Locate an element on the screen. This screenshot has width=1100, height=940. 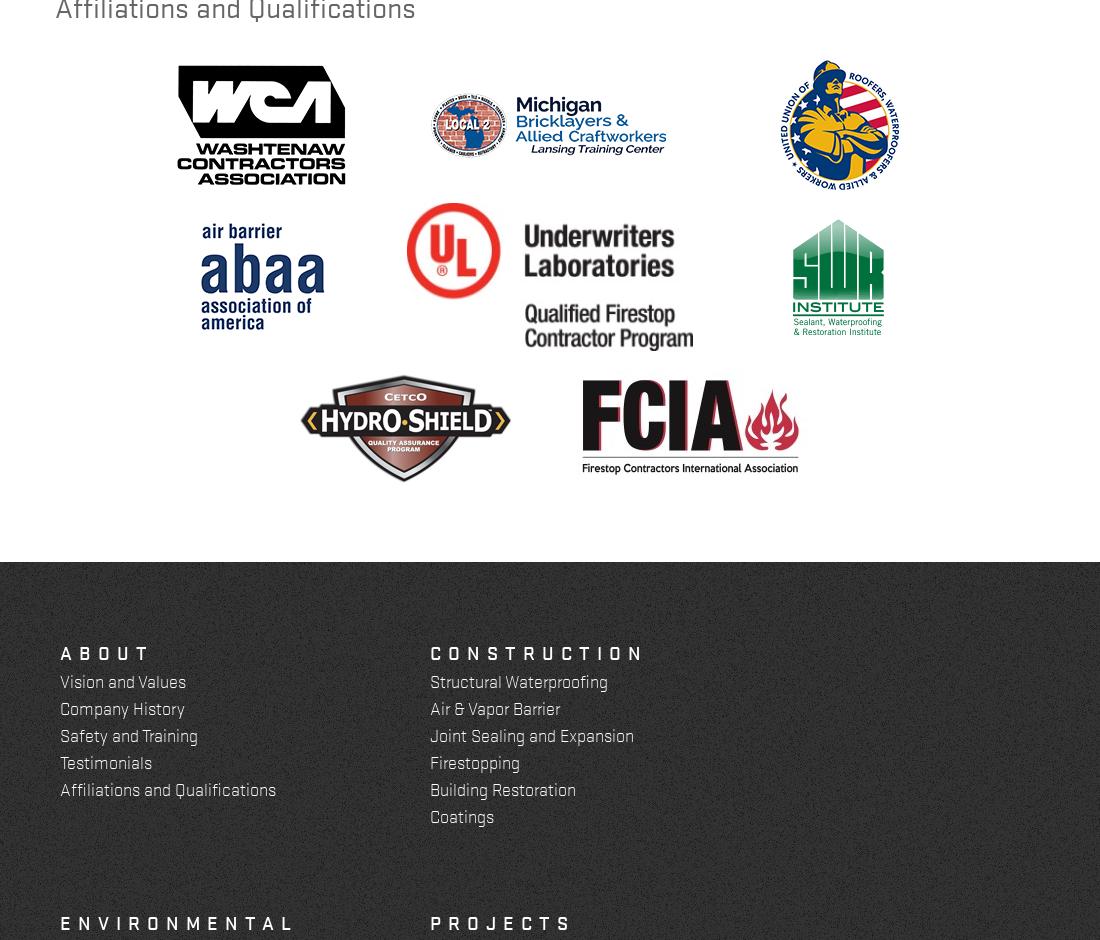
'Vision and Values' is located at coordinates (122, 679).